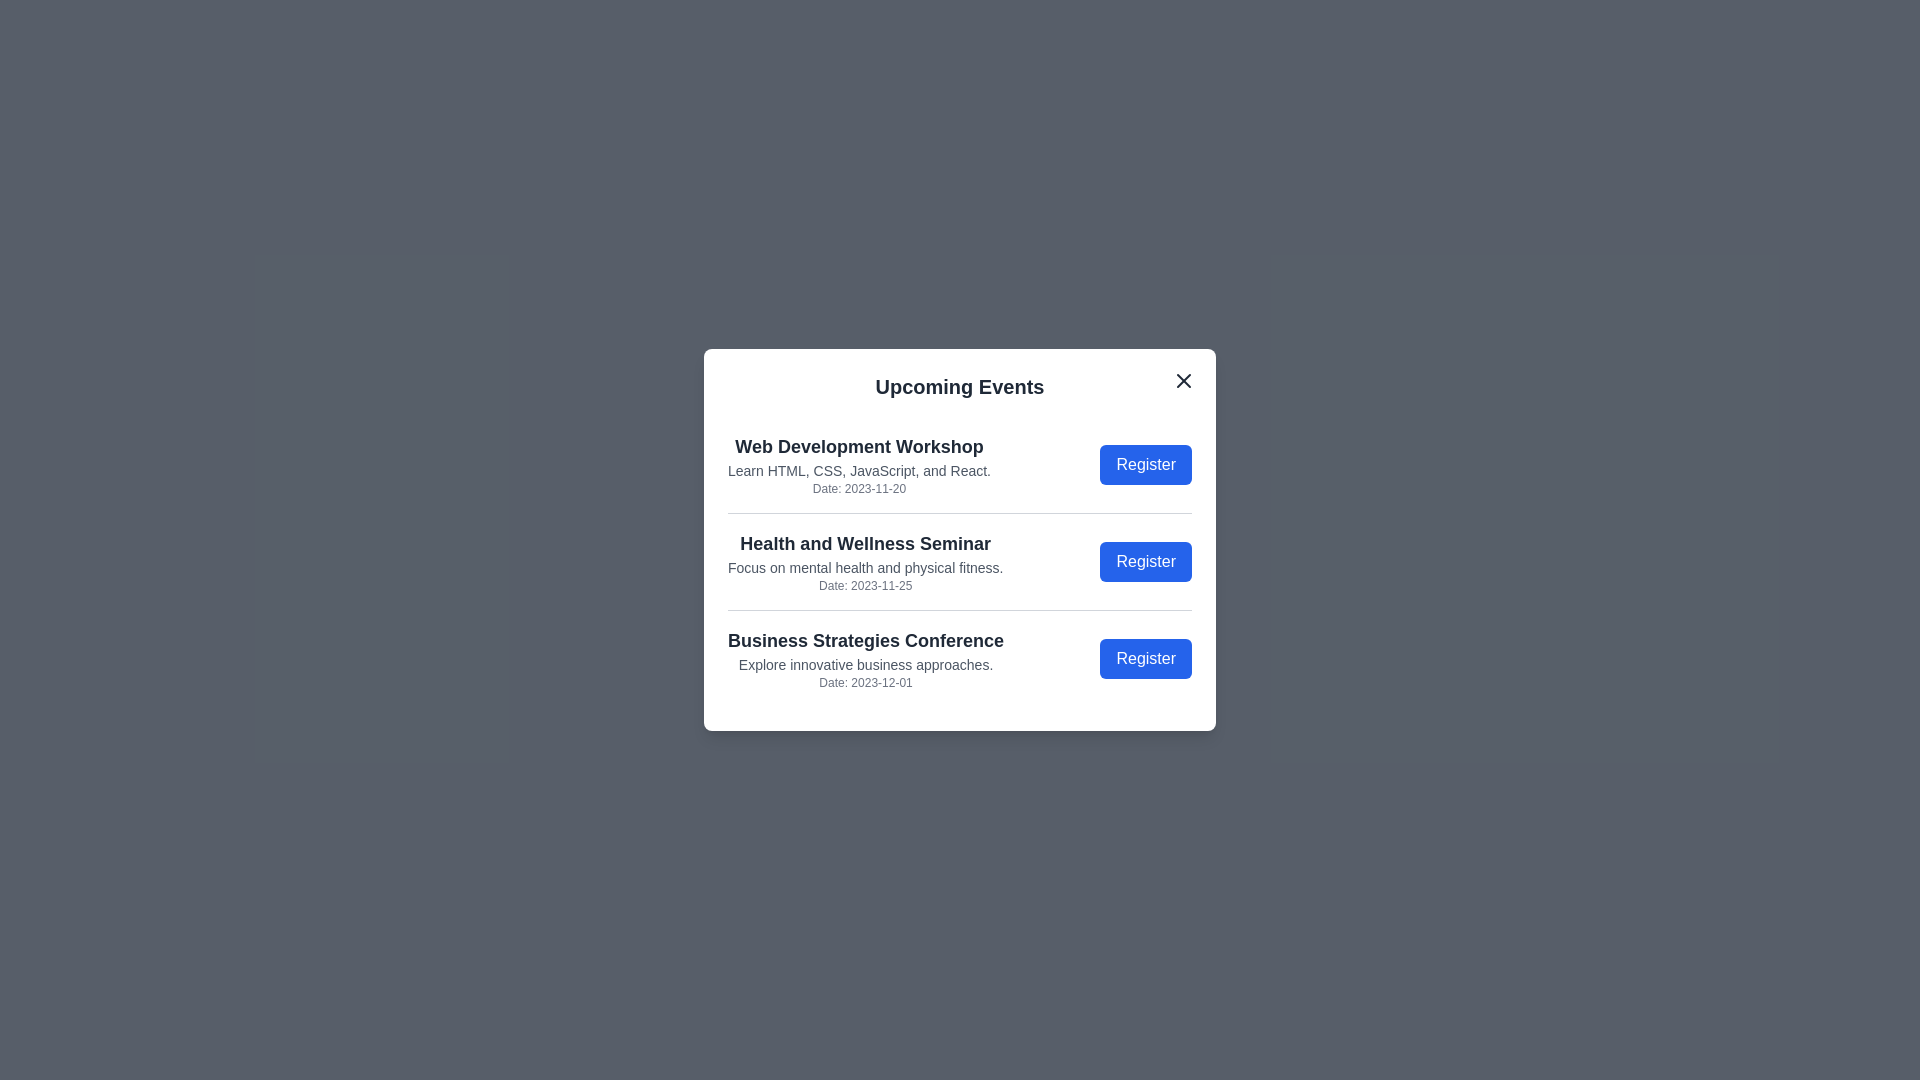 The image size is (1920, 1080). I want to click on the details of the selected event: Web Development Workshop, so click(859, 465).